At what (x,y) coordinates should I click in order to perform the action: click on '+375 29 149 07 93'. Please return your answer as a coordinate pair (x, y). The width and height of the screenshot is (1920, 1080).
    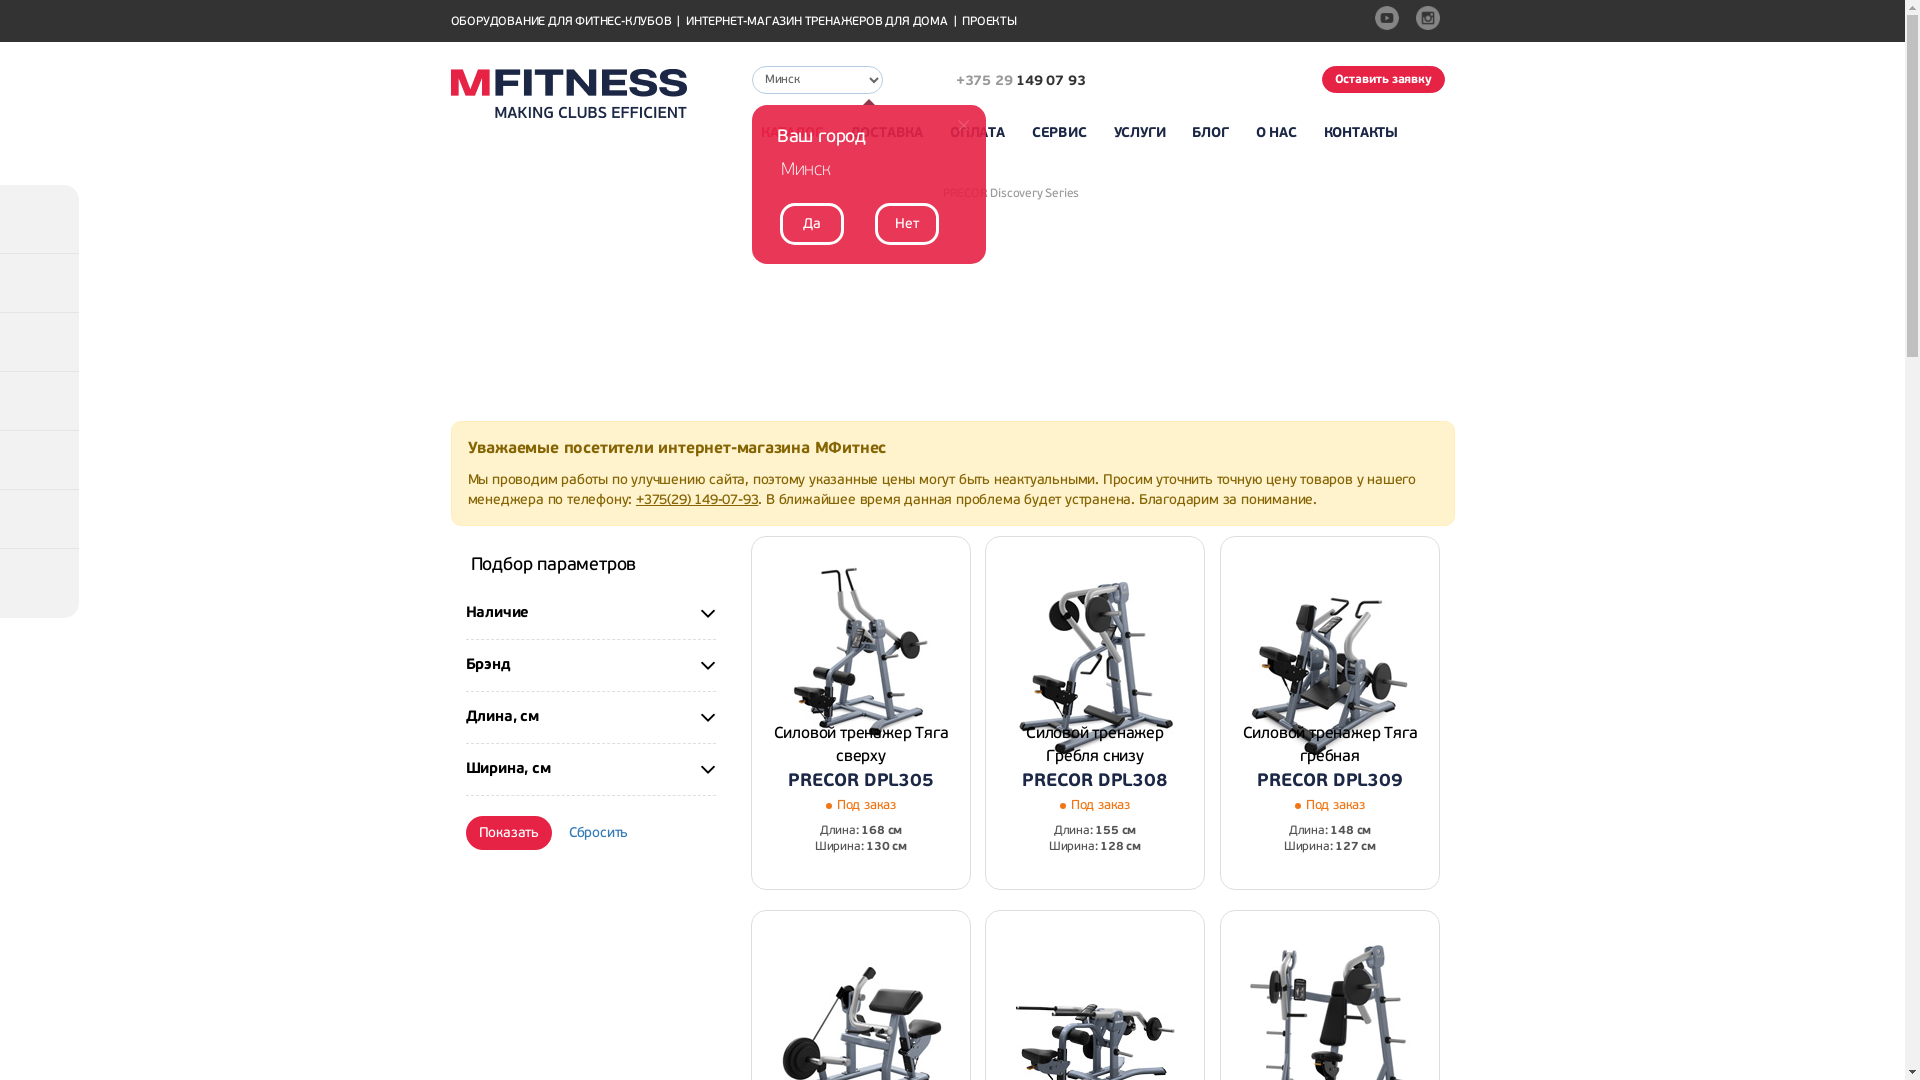
    Looking at the image, I should click on (1002, 80).